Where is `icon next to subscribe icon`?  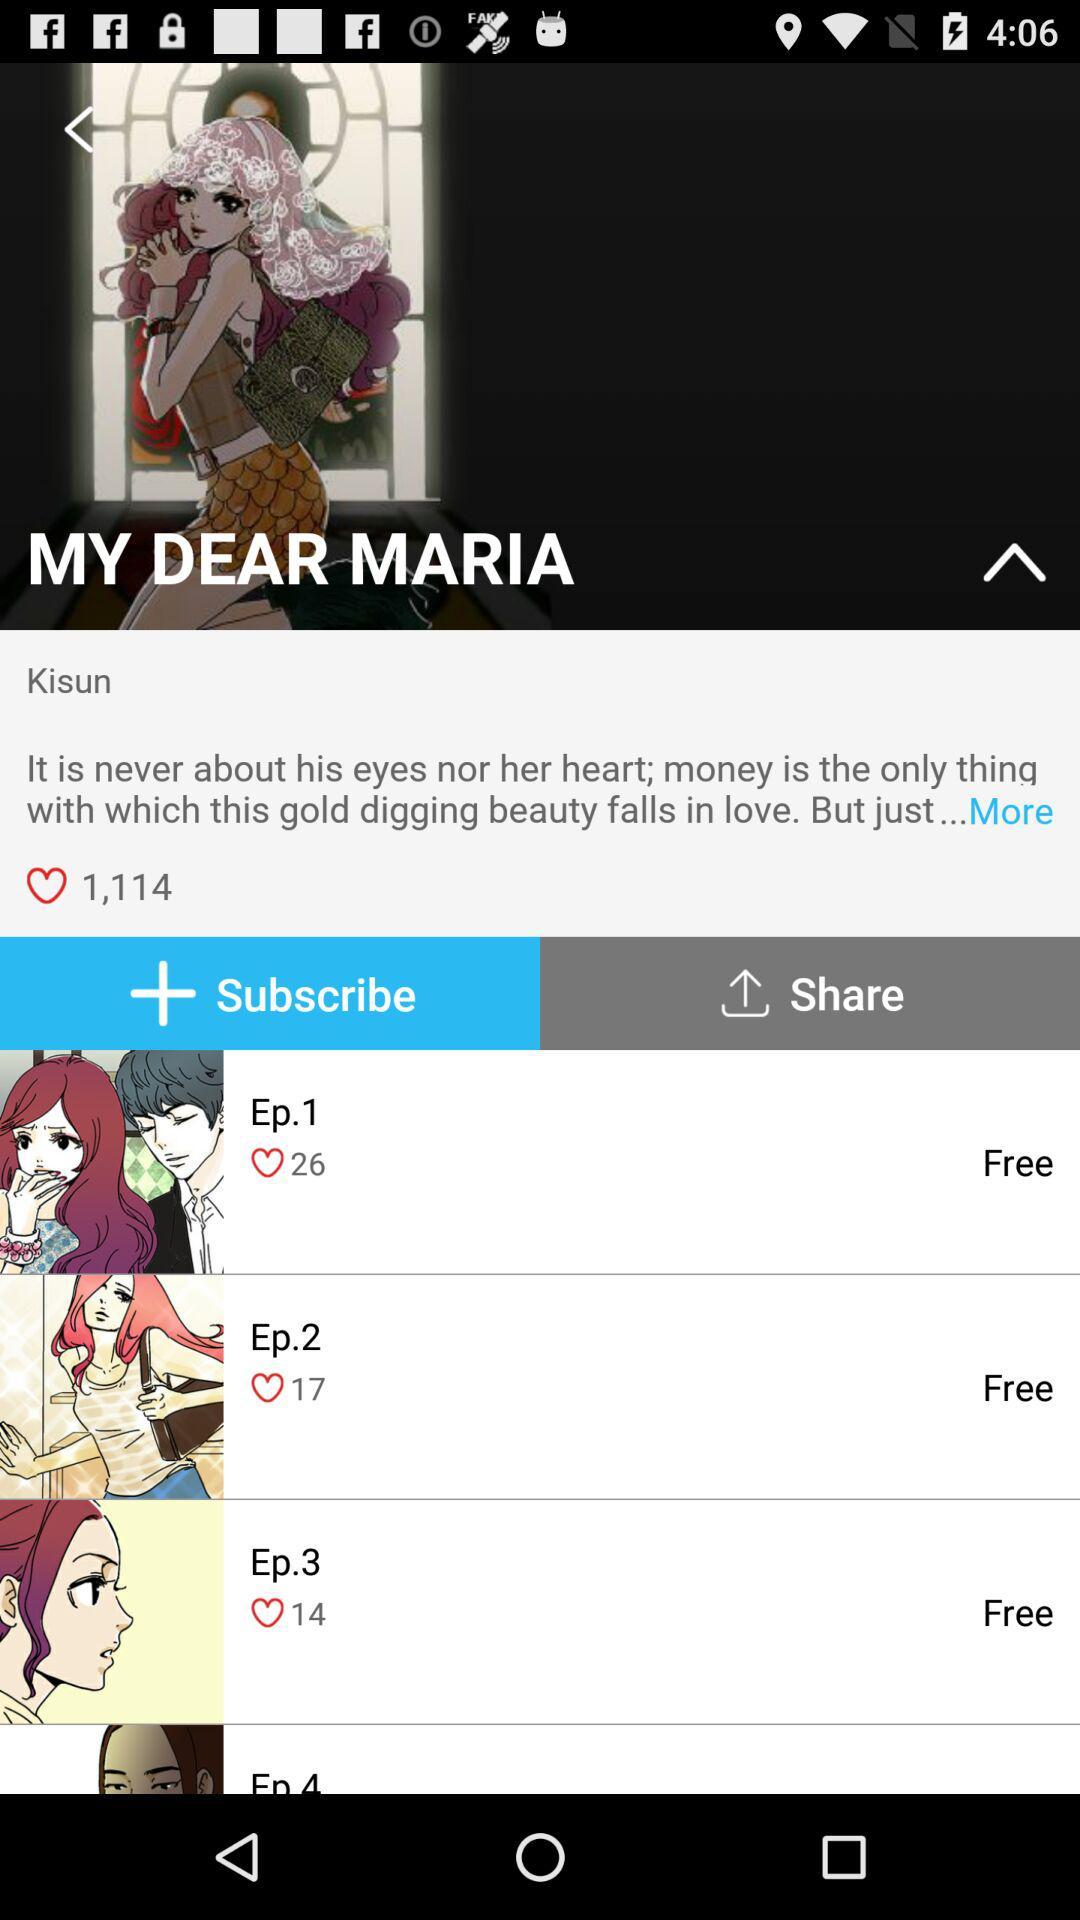
icon next to subscribe icon is located at coordinates (810, 993).